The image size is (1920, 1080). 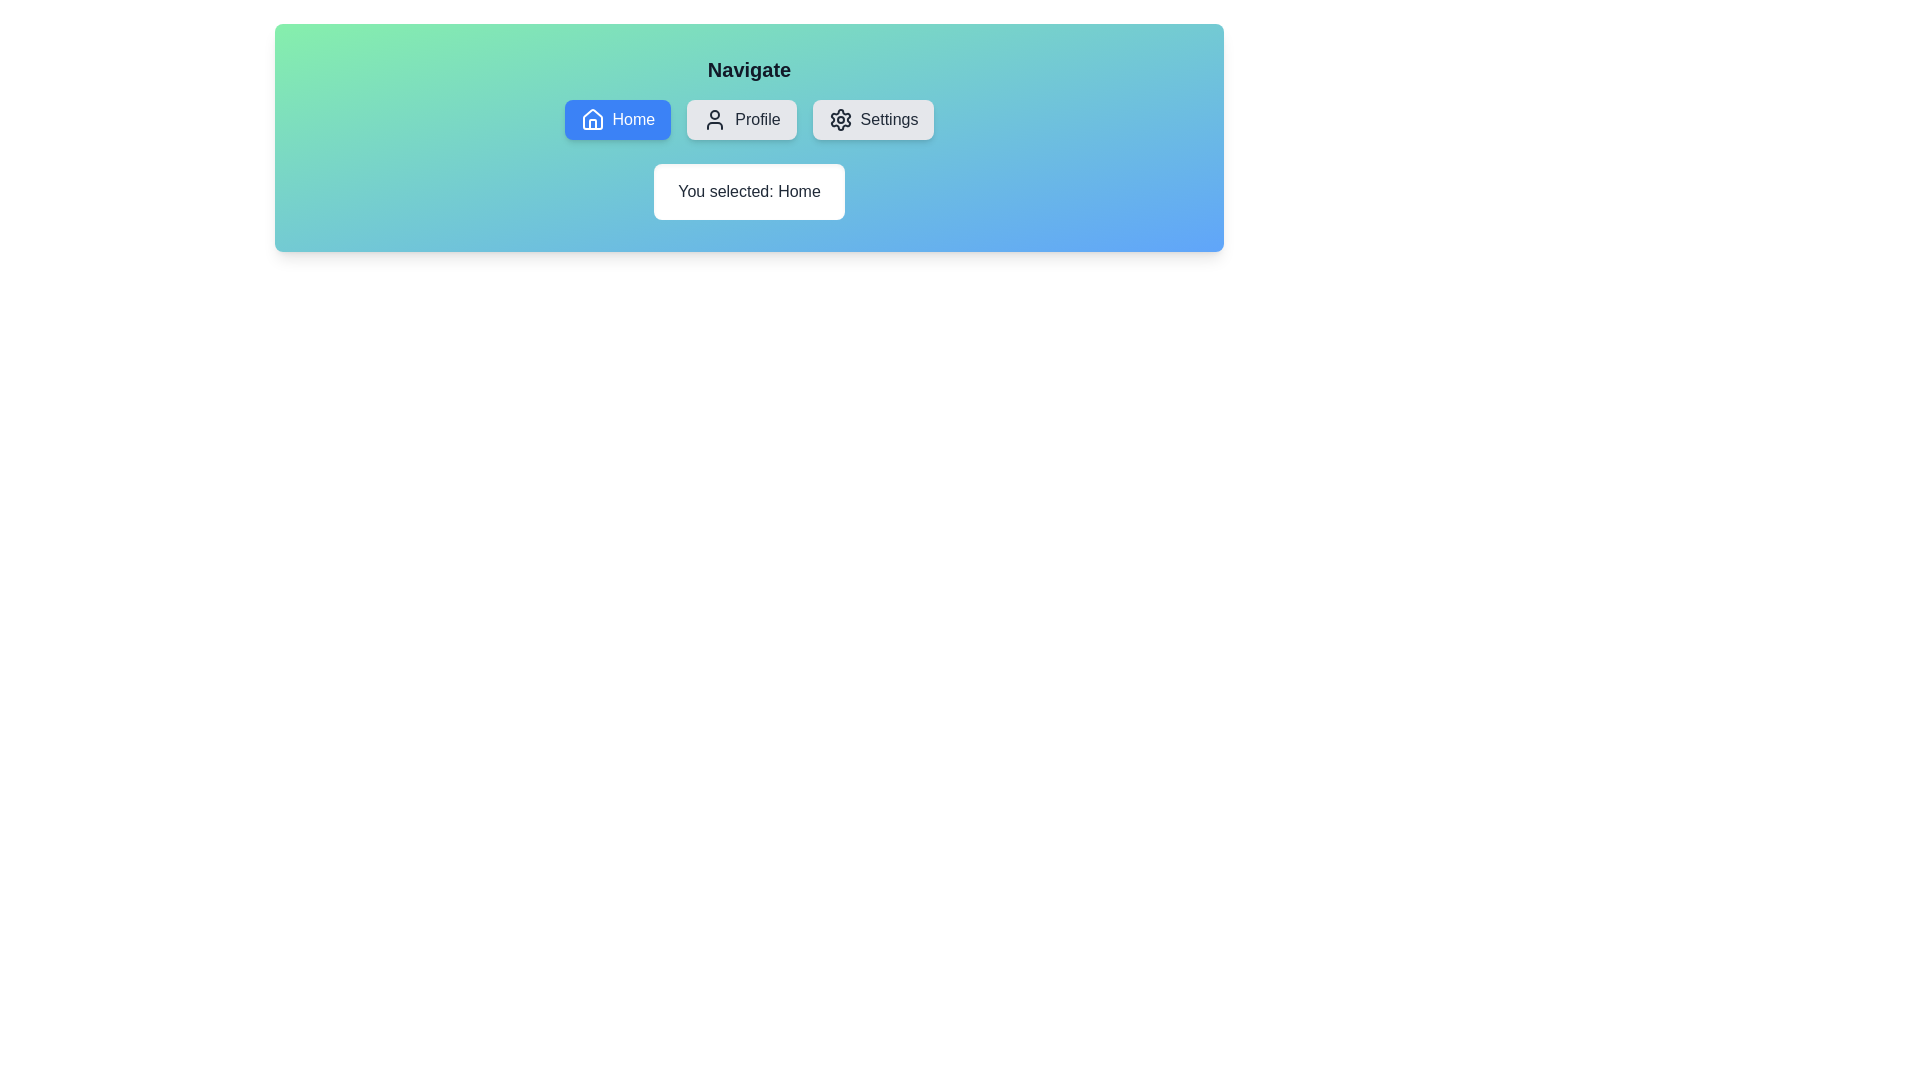 I want to click on the navigation option Settings, so click(x=873, y=119).